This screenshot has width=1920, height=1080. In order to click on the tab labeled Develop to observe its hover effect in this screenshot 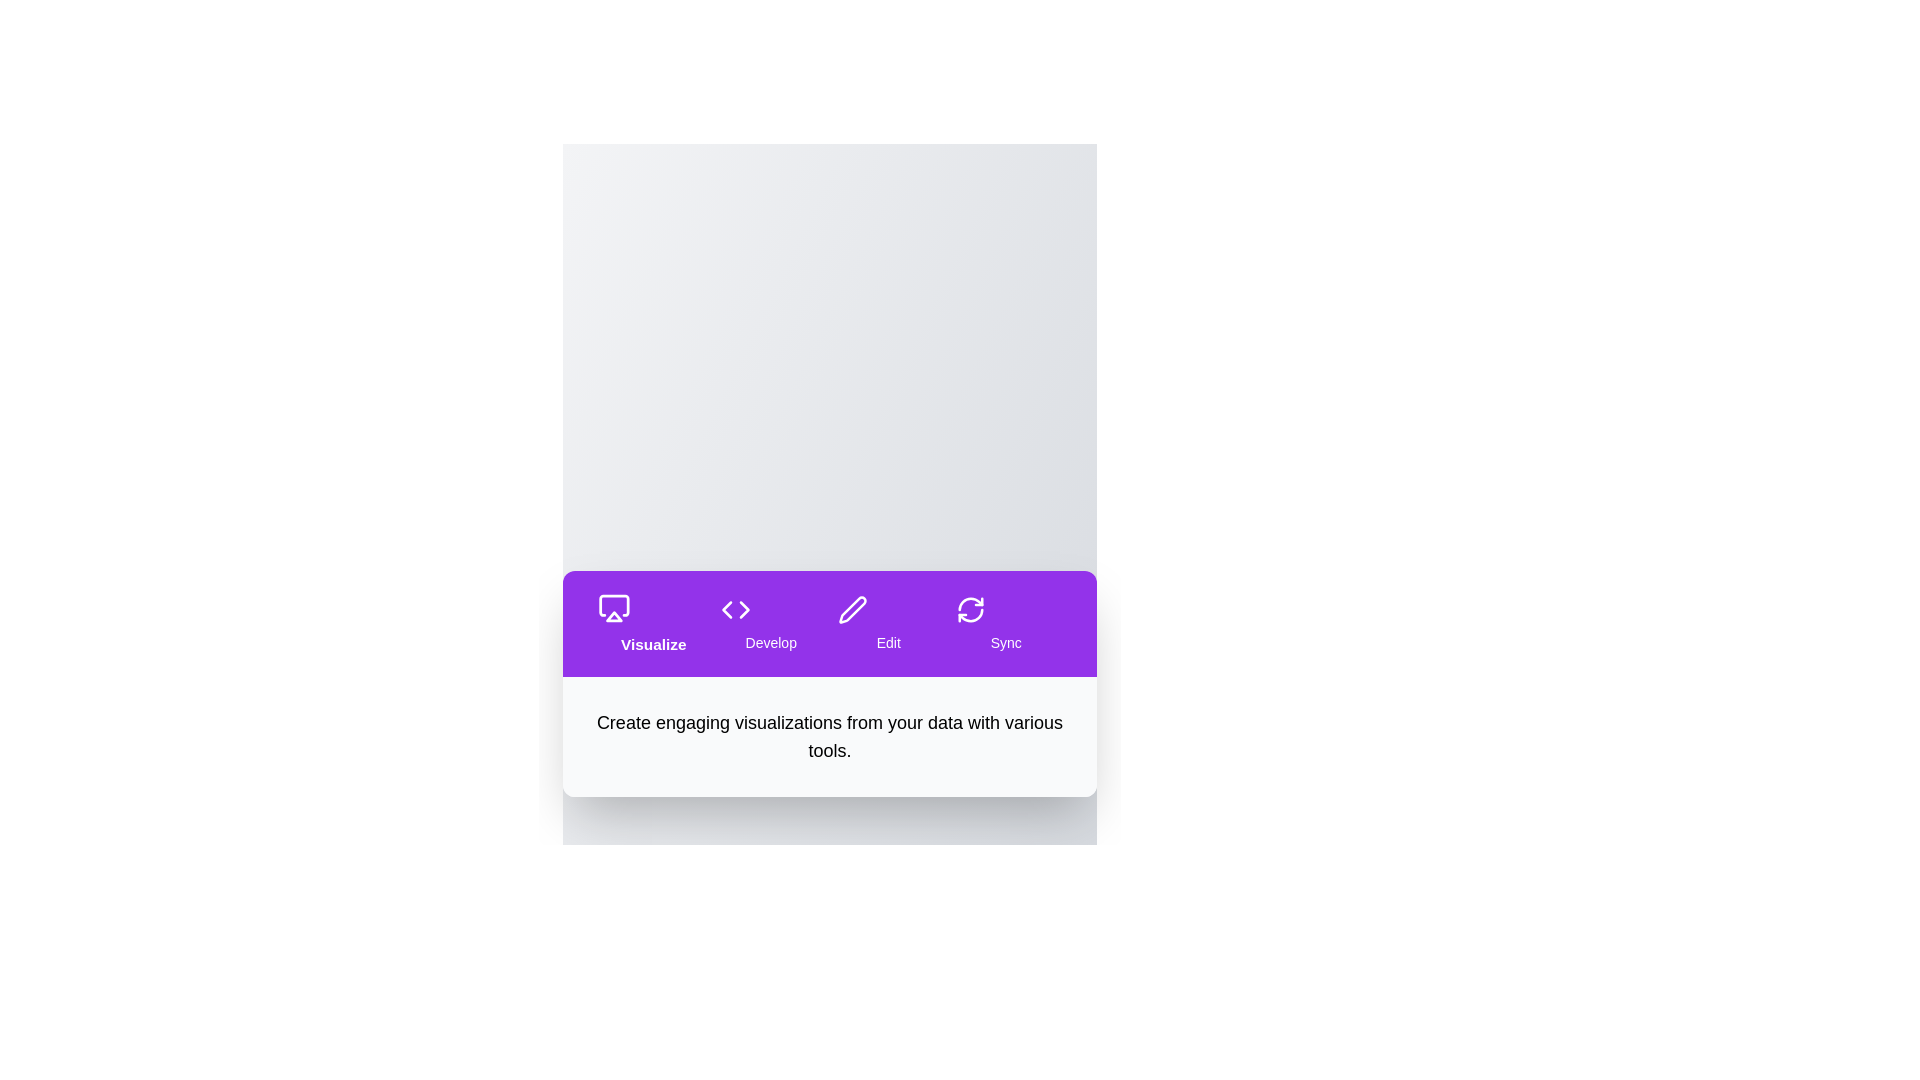, I will do `click(770, 623)`.